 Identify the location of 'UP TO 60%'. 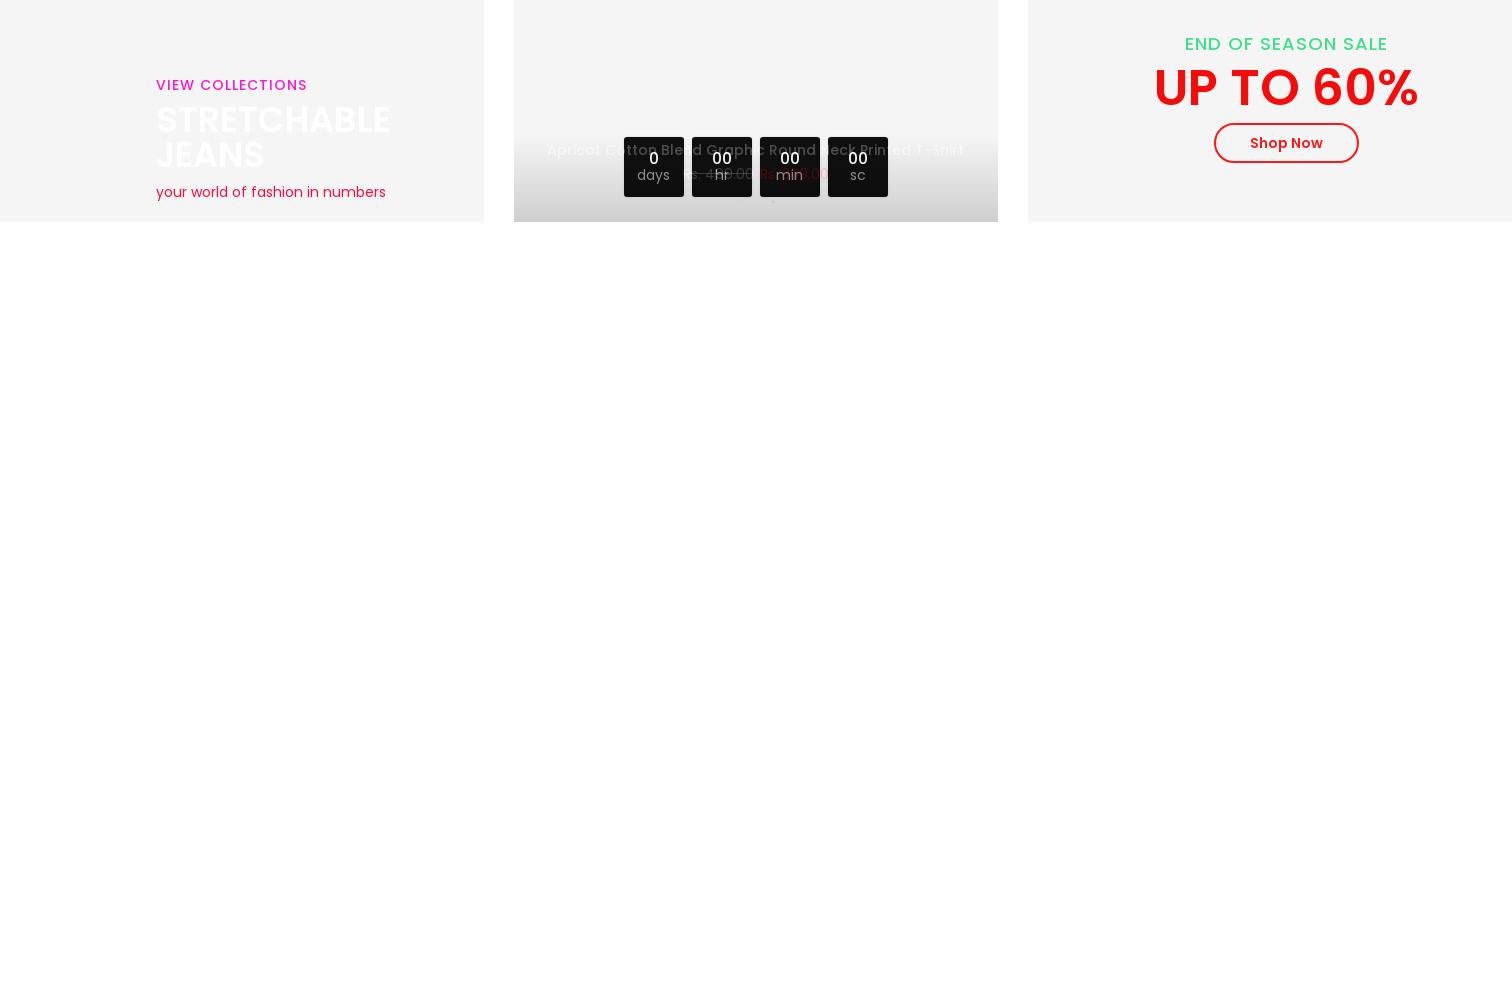
(1153, 86).